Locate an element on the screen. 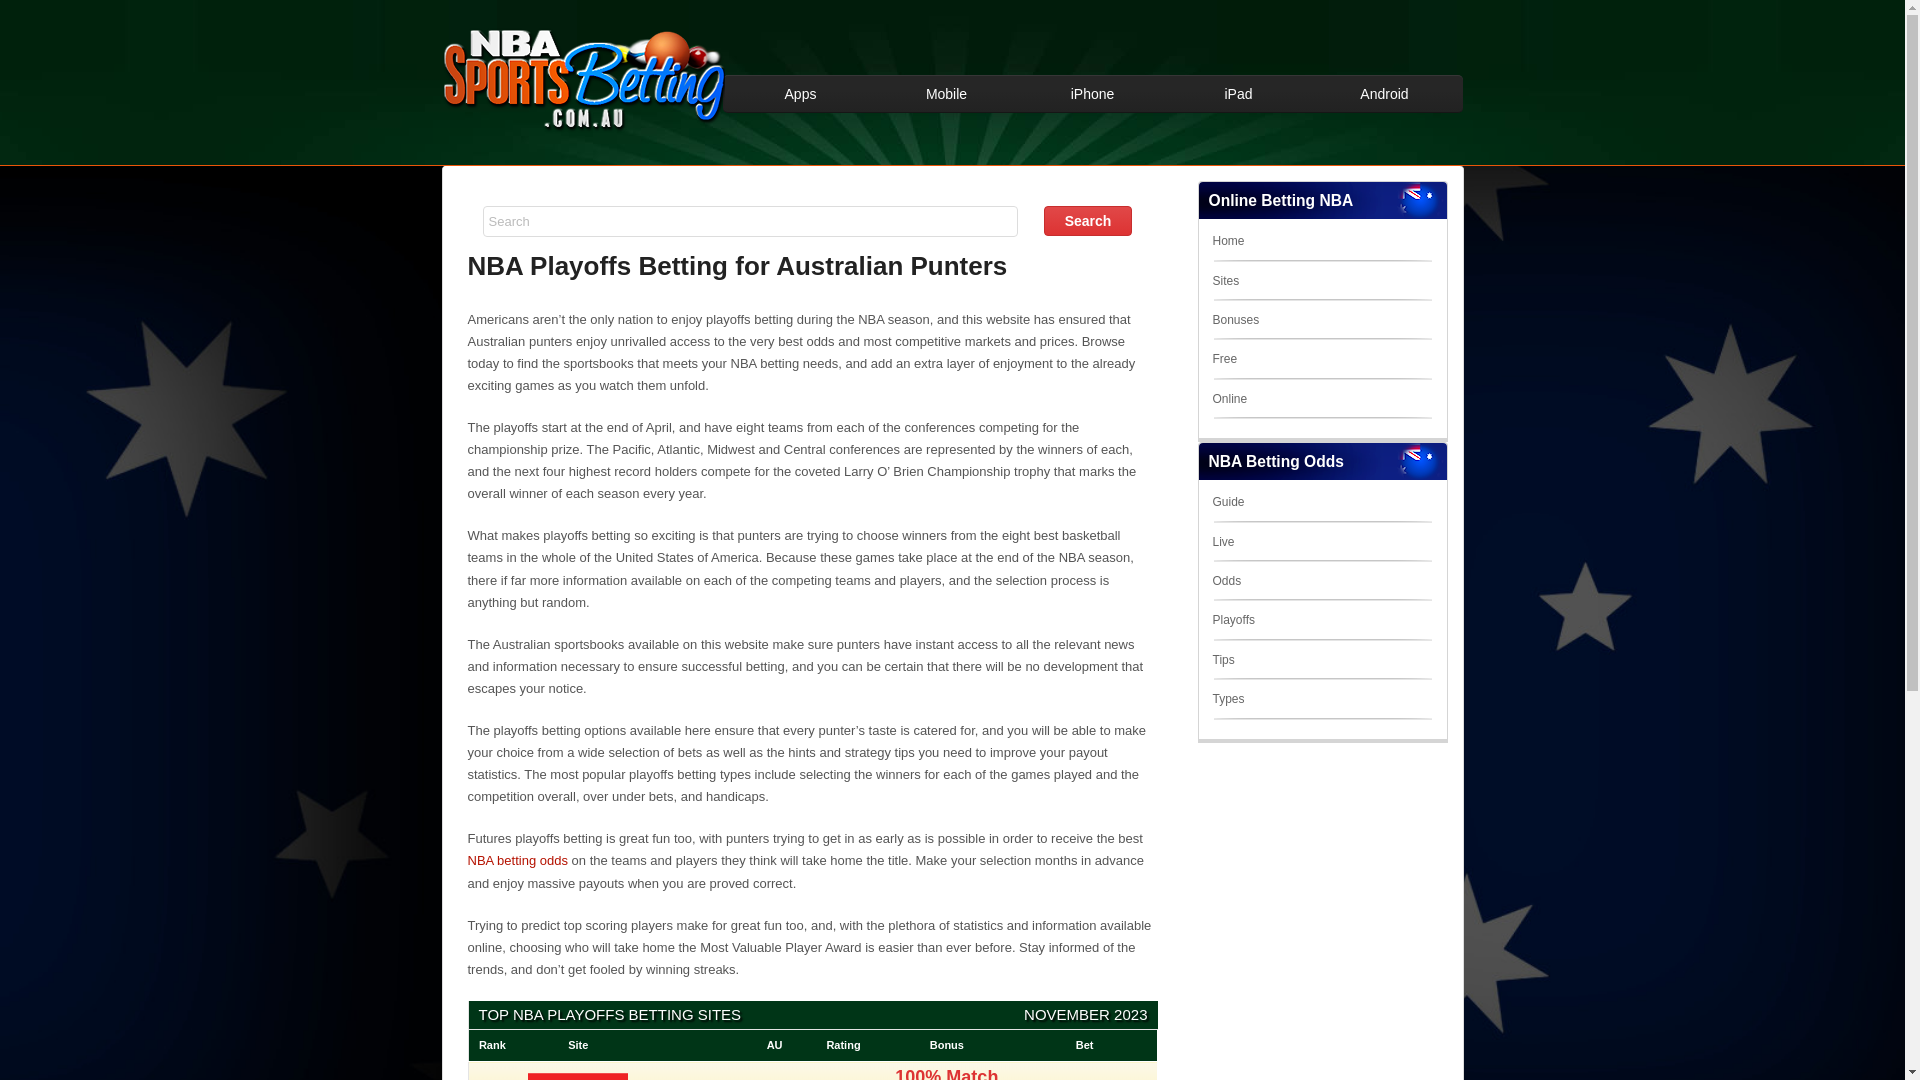  'Android' is located at coordinates (1311, 93).